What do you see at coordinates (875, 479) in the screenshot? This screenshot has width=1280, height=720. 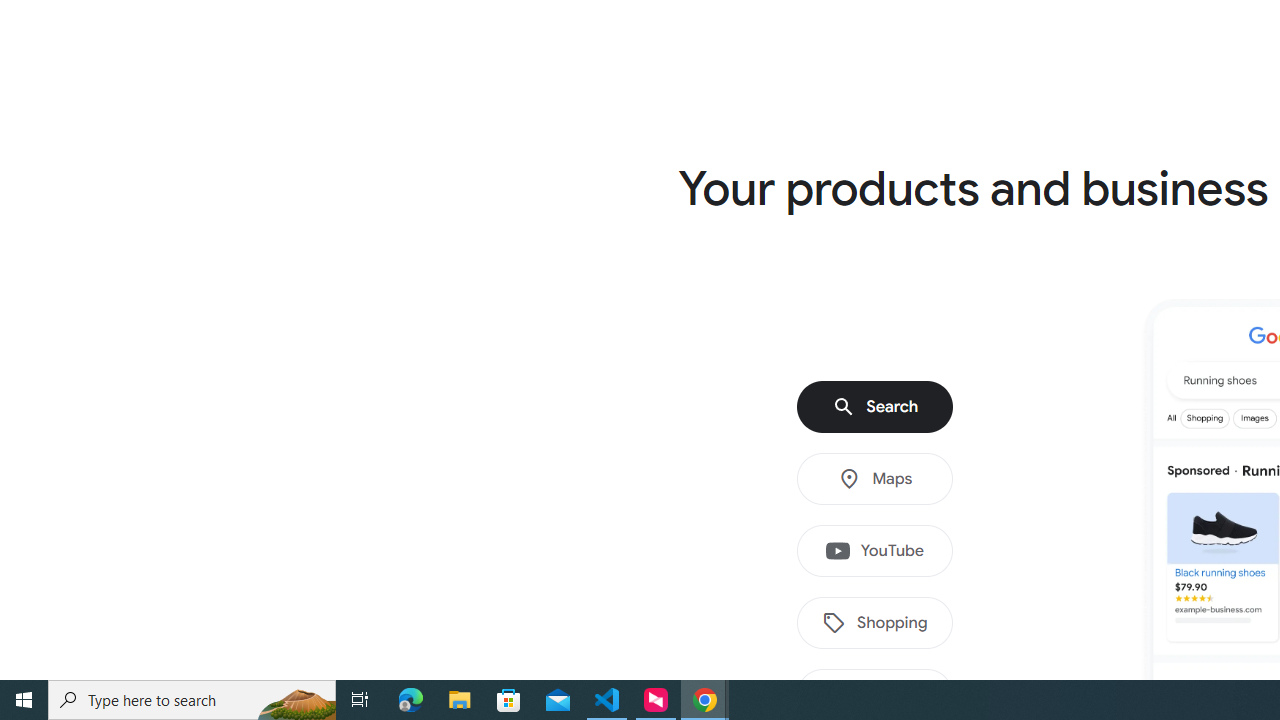 I see `'Maps'` at bounding box center [875, 479].